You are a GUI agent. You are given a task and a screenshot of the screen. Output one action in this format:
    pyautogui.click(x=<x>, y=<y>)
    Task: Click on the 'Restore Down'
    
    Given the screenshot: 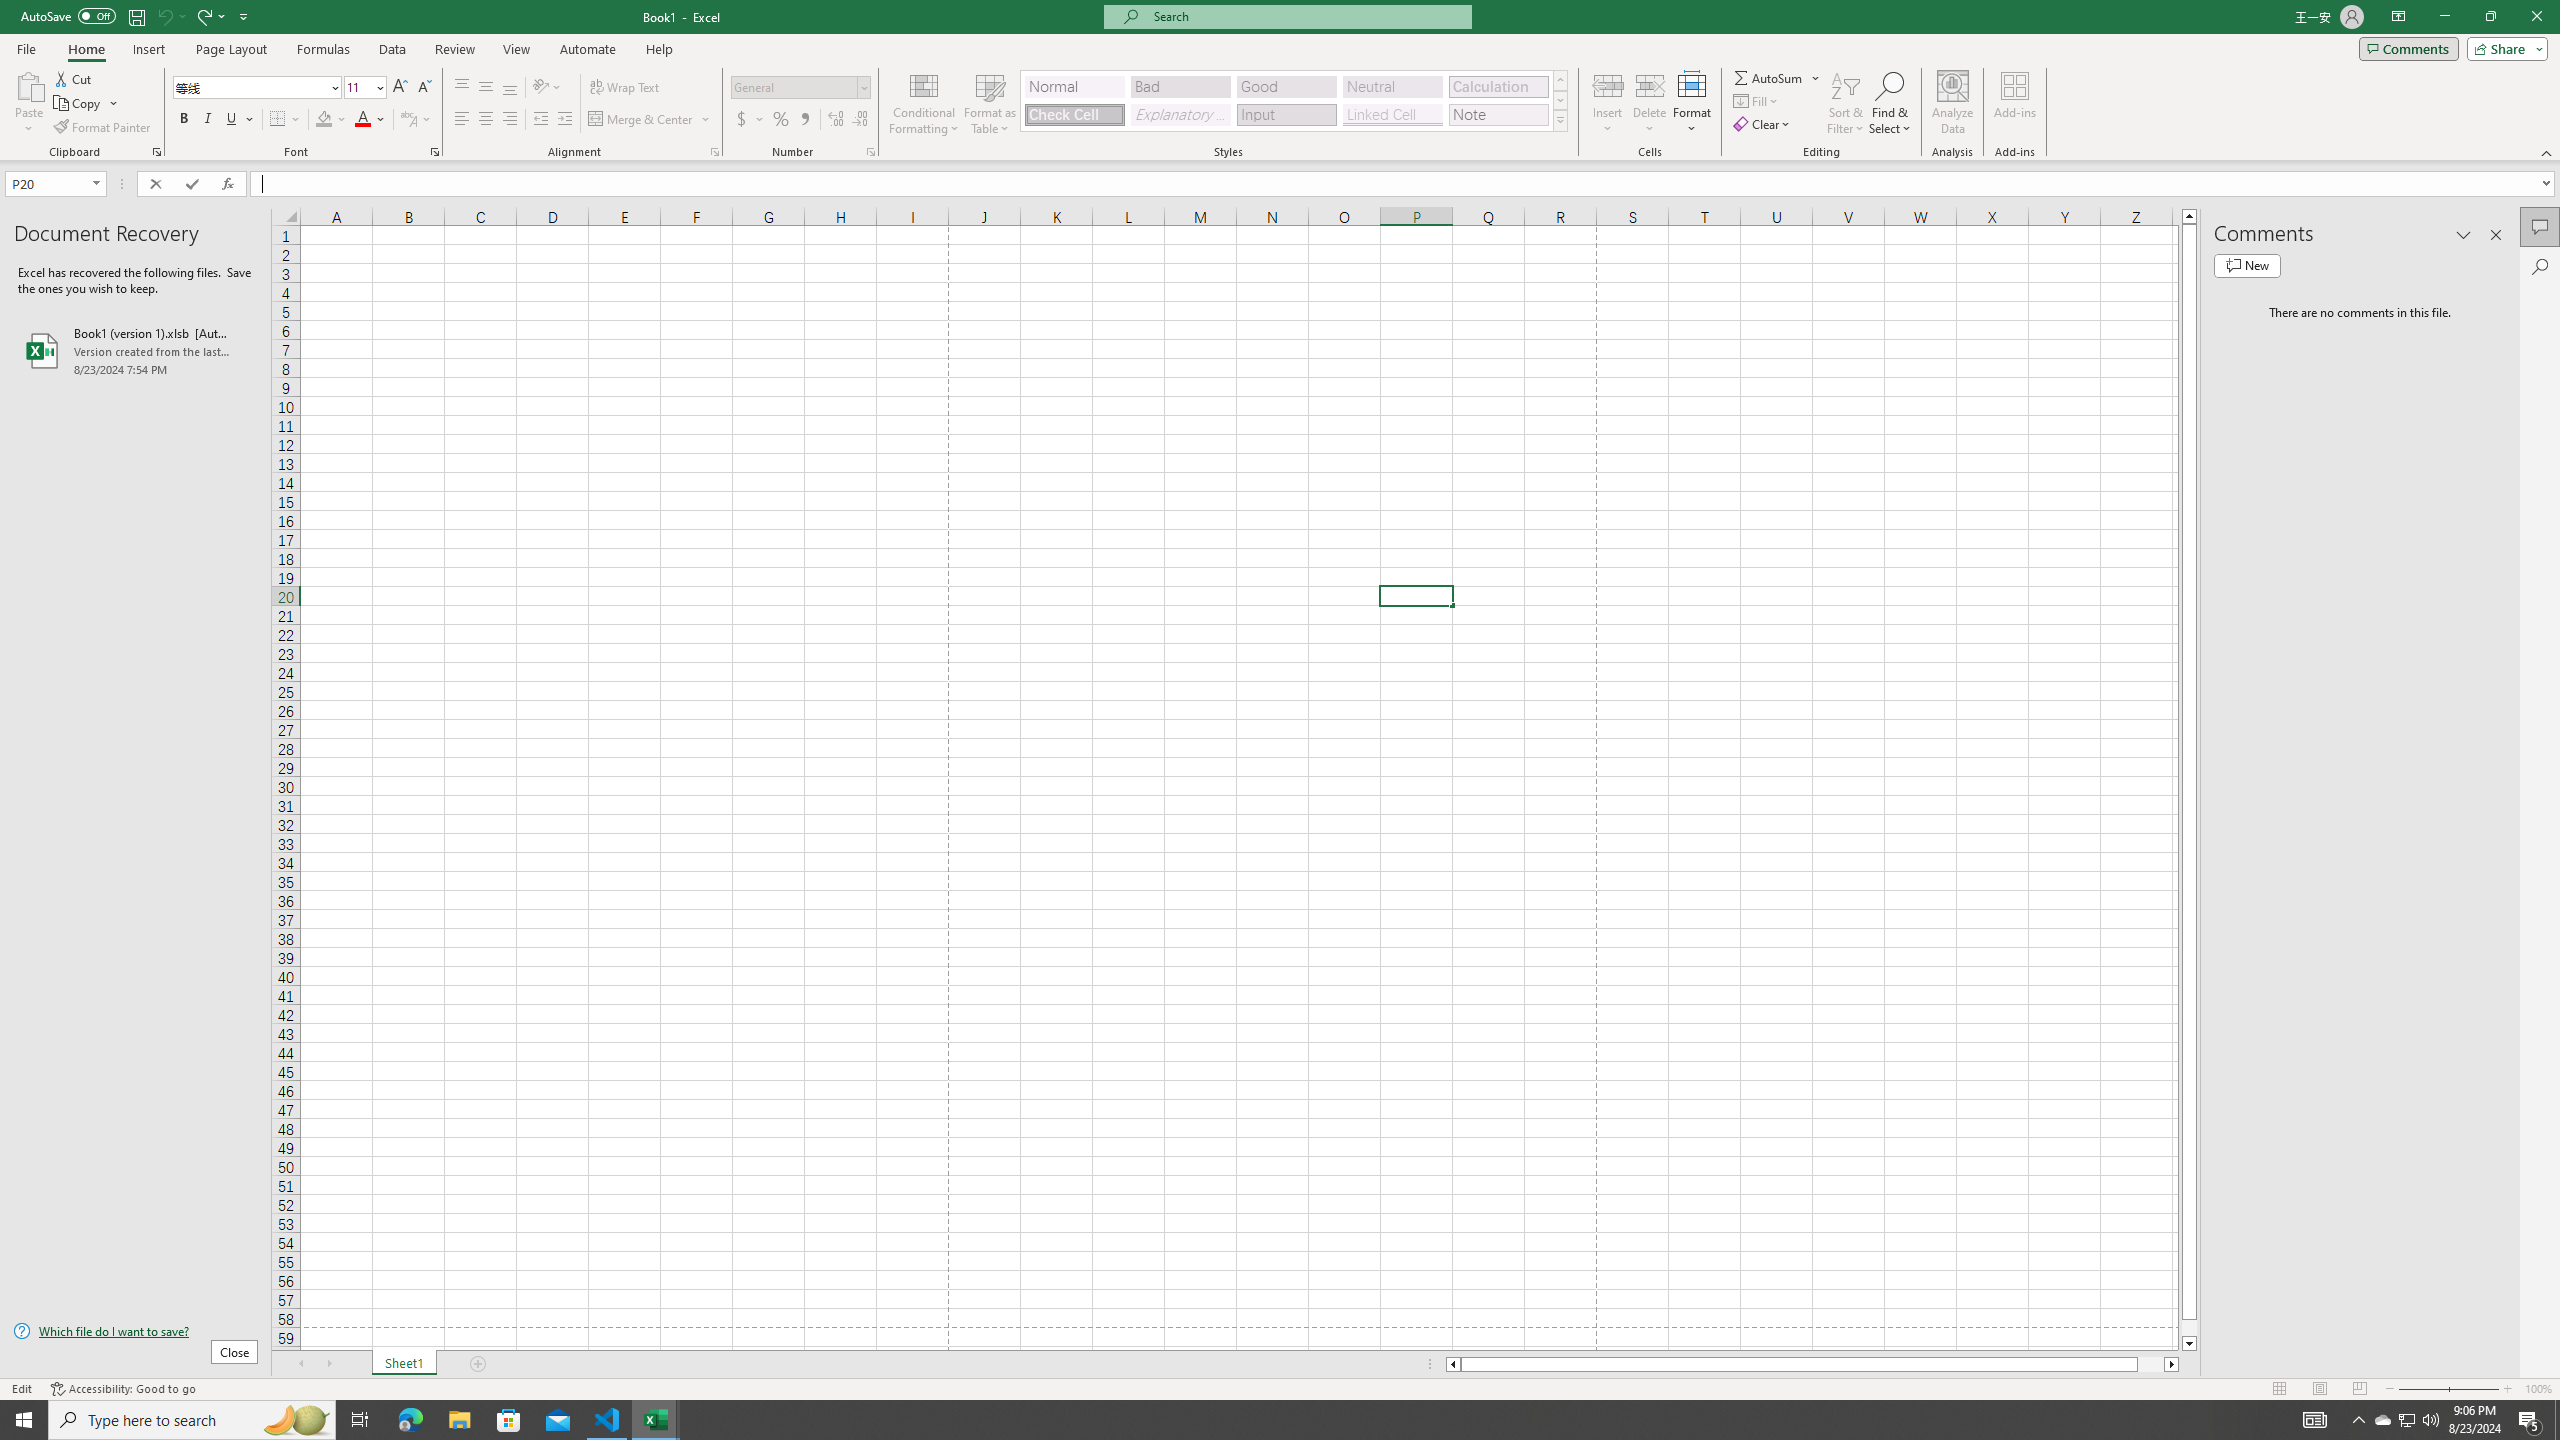 What is the action you would take?
    pyautogui.click(x=2490, y=16)
    